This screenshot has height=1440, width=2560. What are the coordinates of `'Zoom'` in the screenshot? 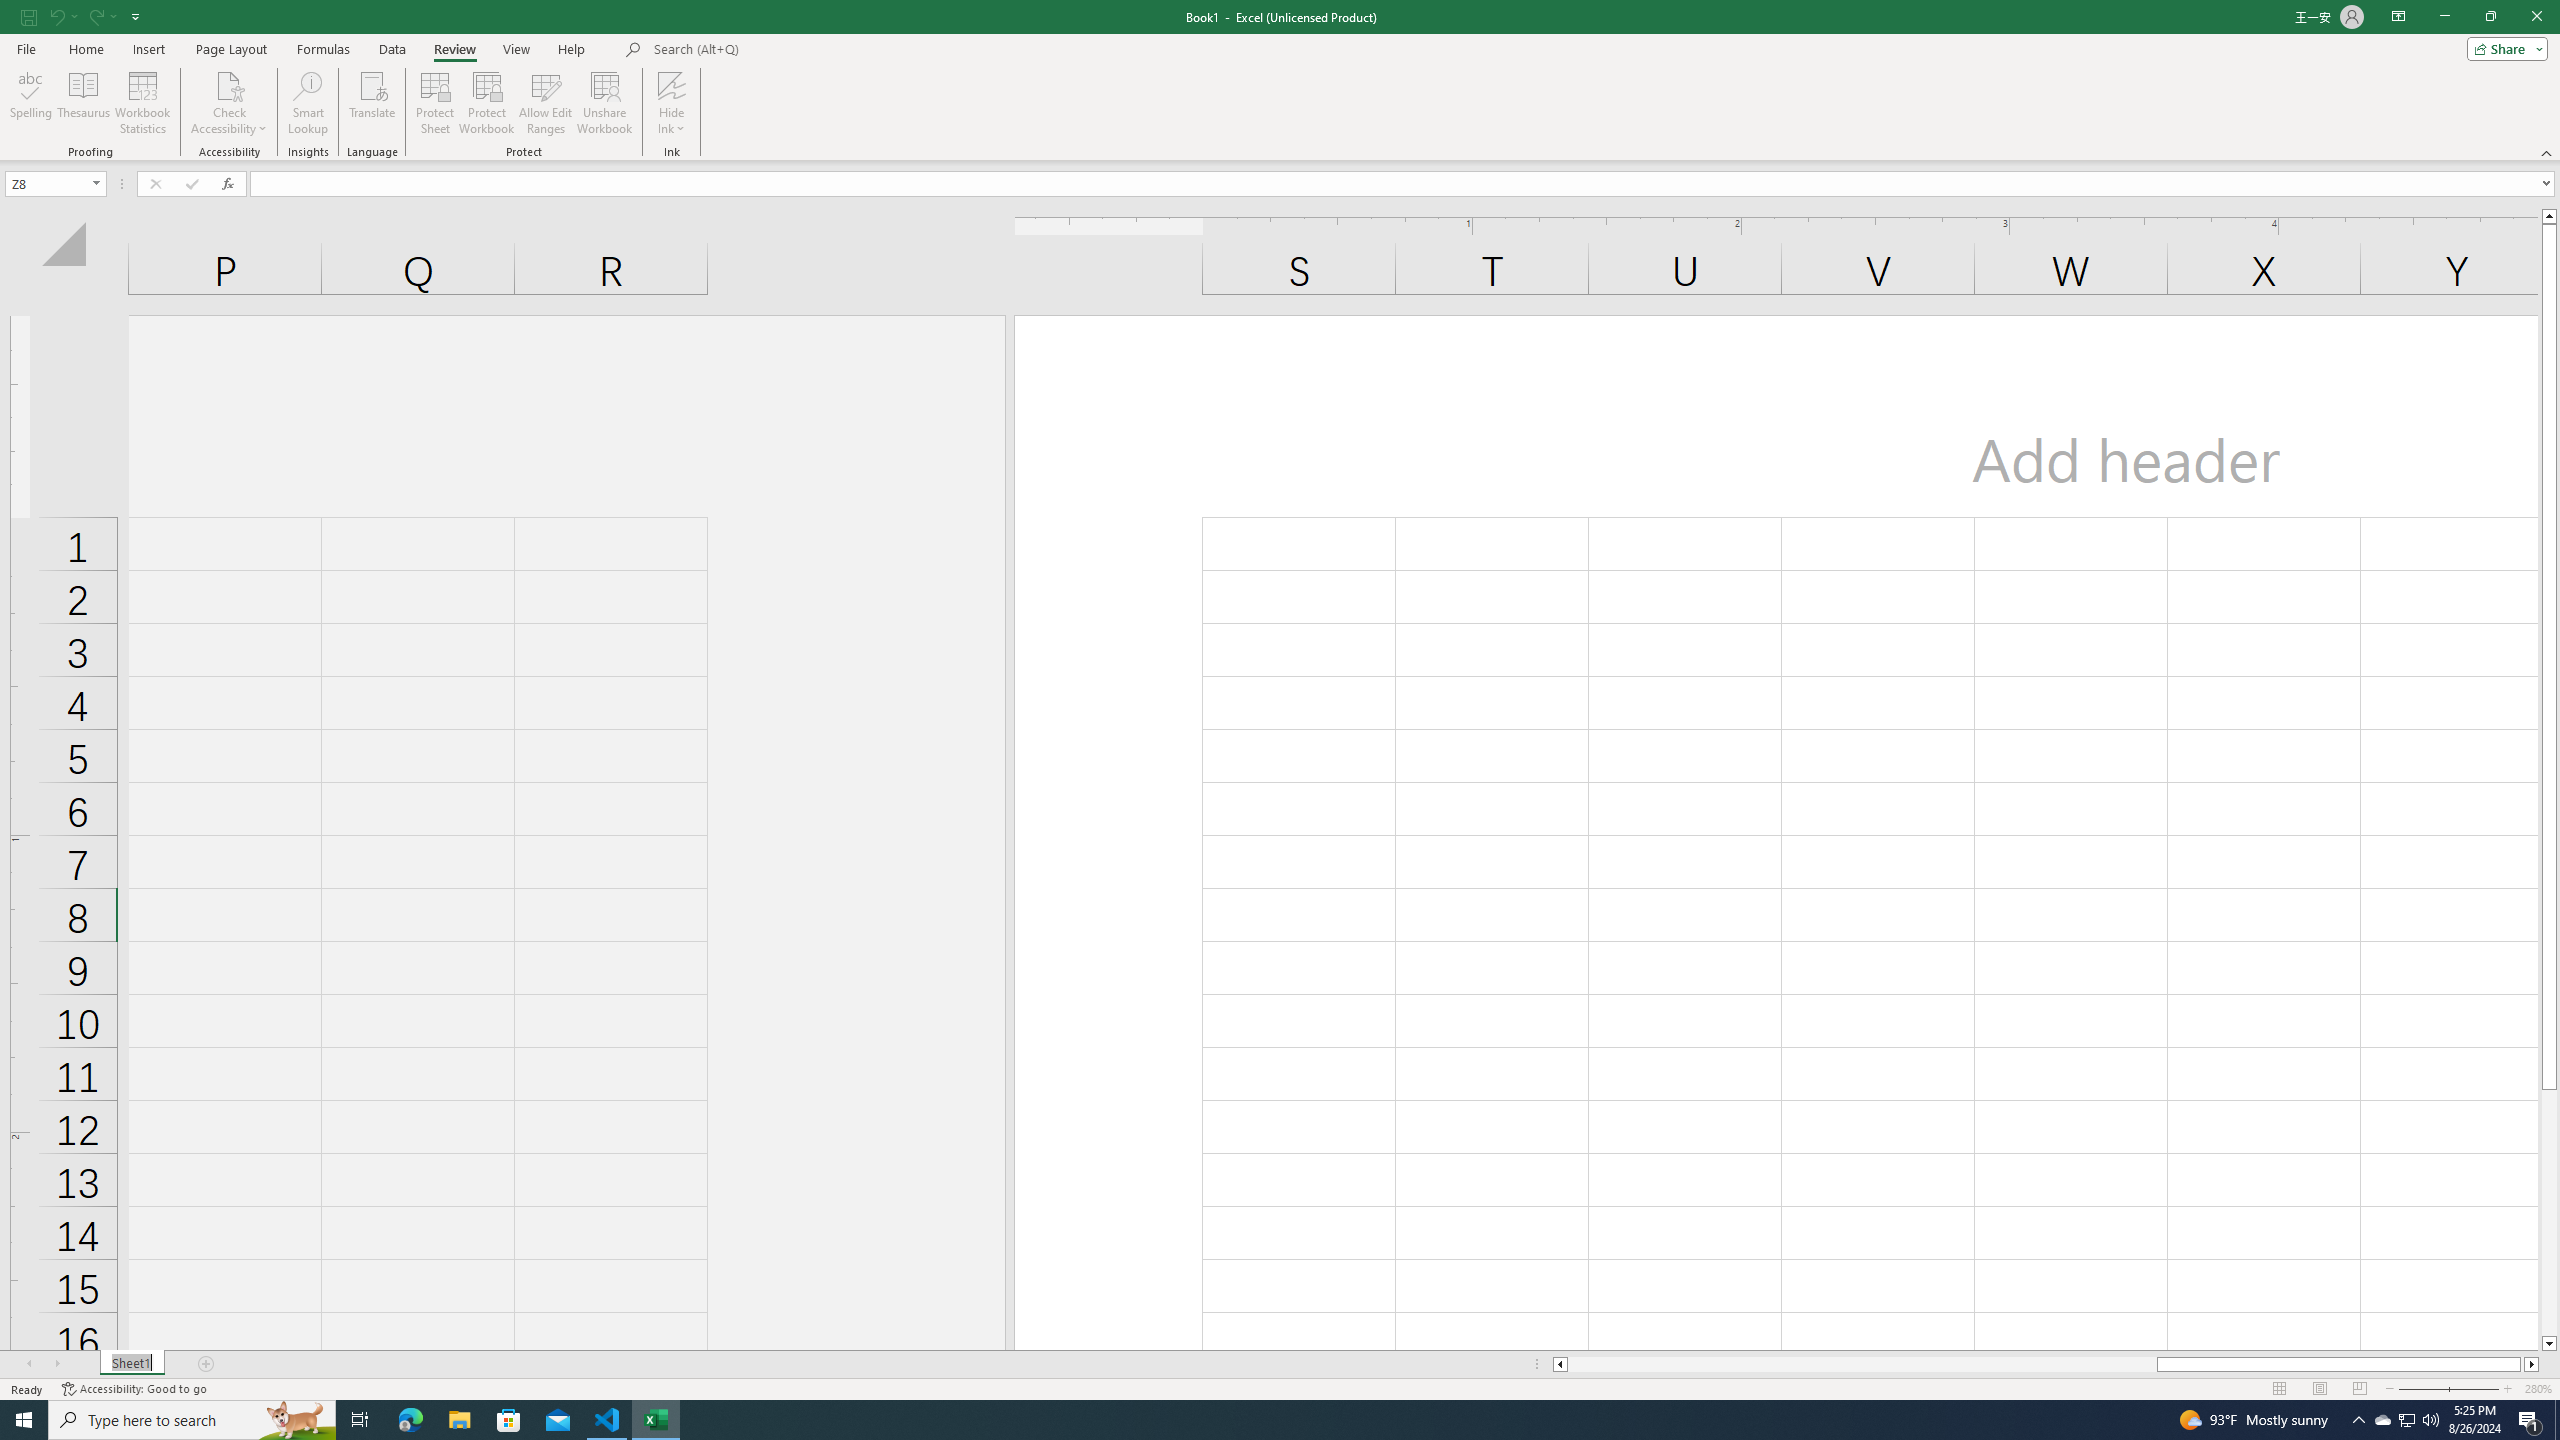 It's located at (2447, 1389).